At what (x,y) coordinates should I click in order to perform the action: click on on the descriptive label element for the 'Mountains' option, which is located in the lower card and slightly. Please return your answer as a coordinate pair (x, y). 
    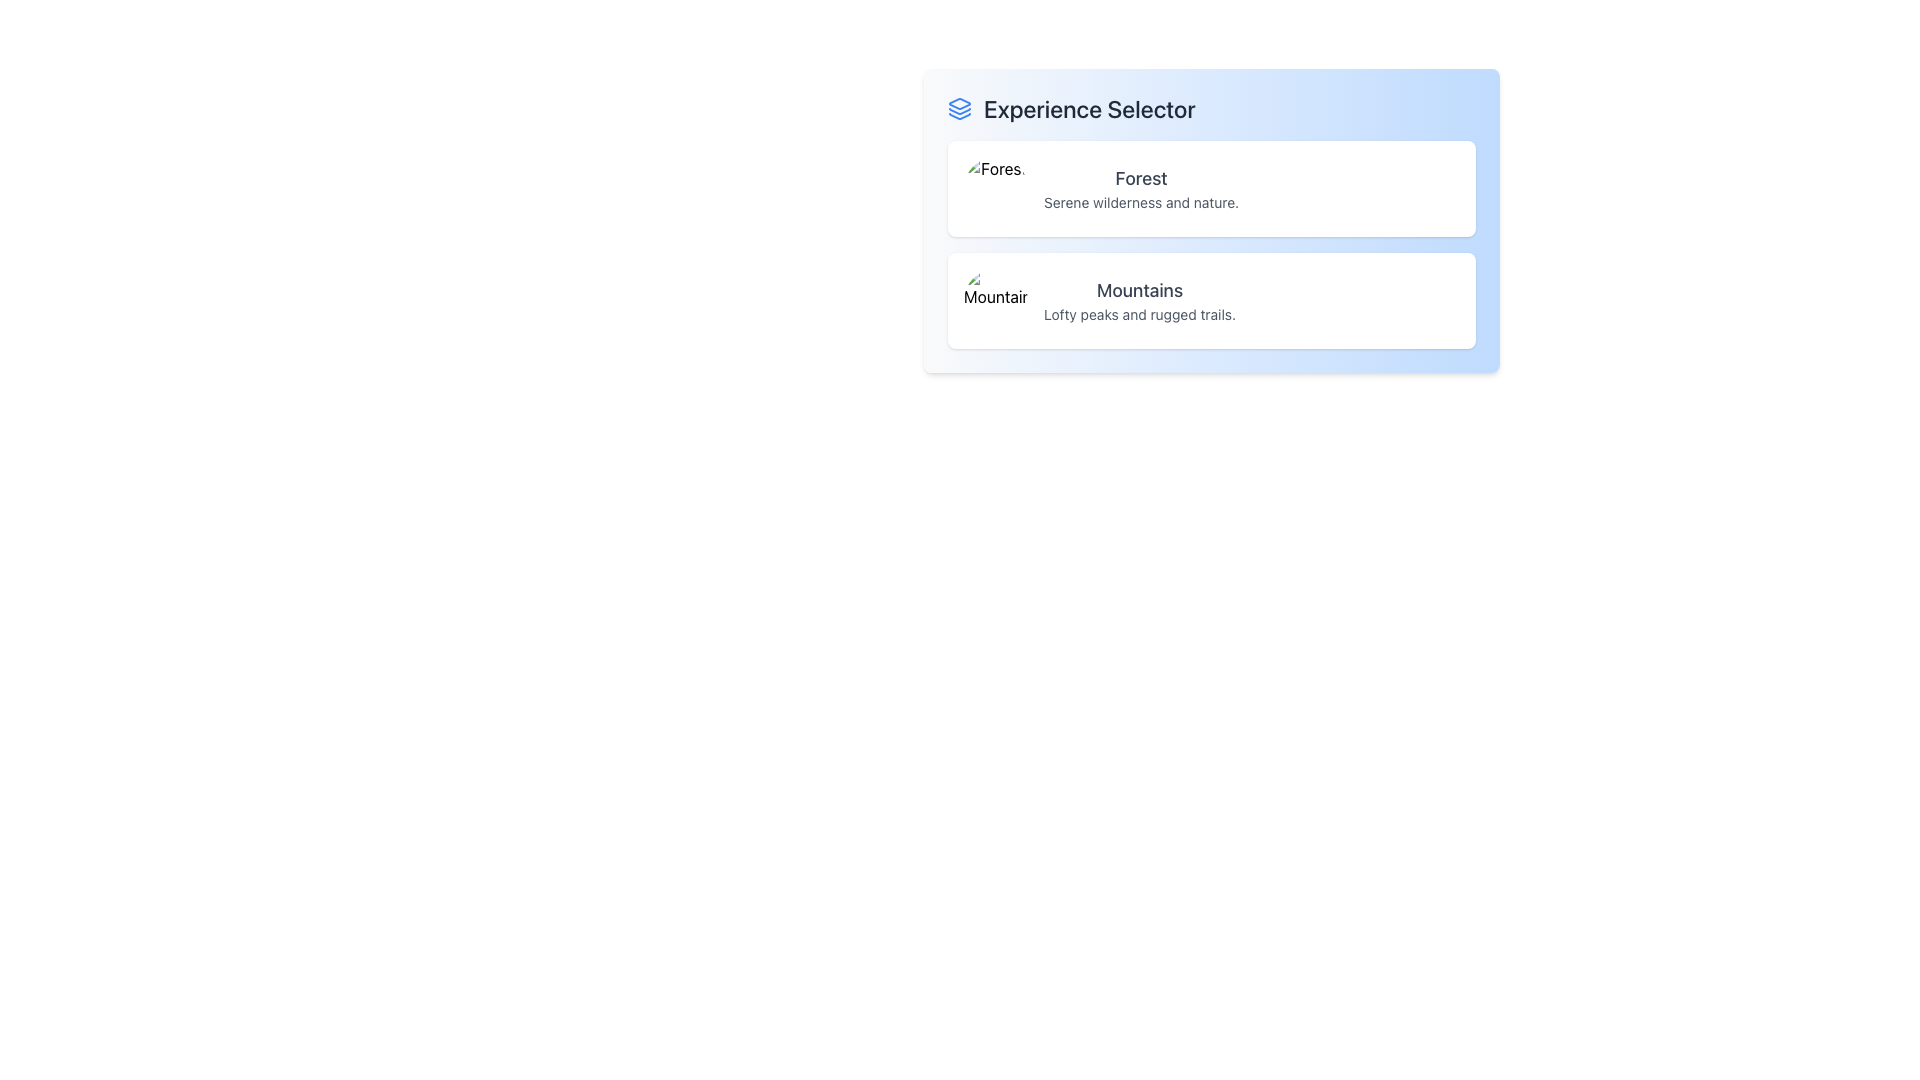
    Looking at the image, I should click on (1140, 300).